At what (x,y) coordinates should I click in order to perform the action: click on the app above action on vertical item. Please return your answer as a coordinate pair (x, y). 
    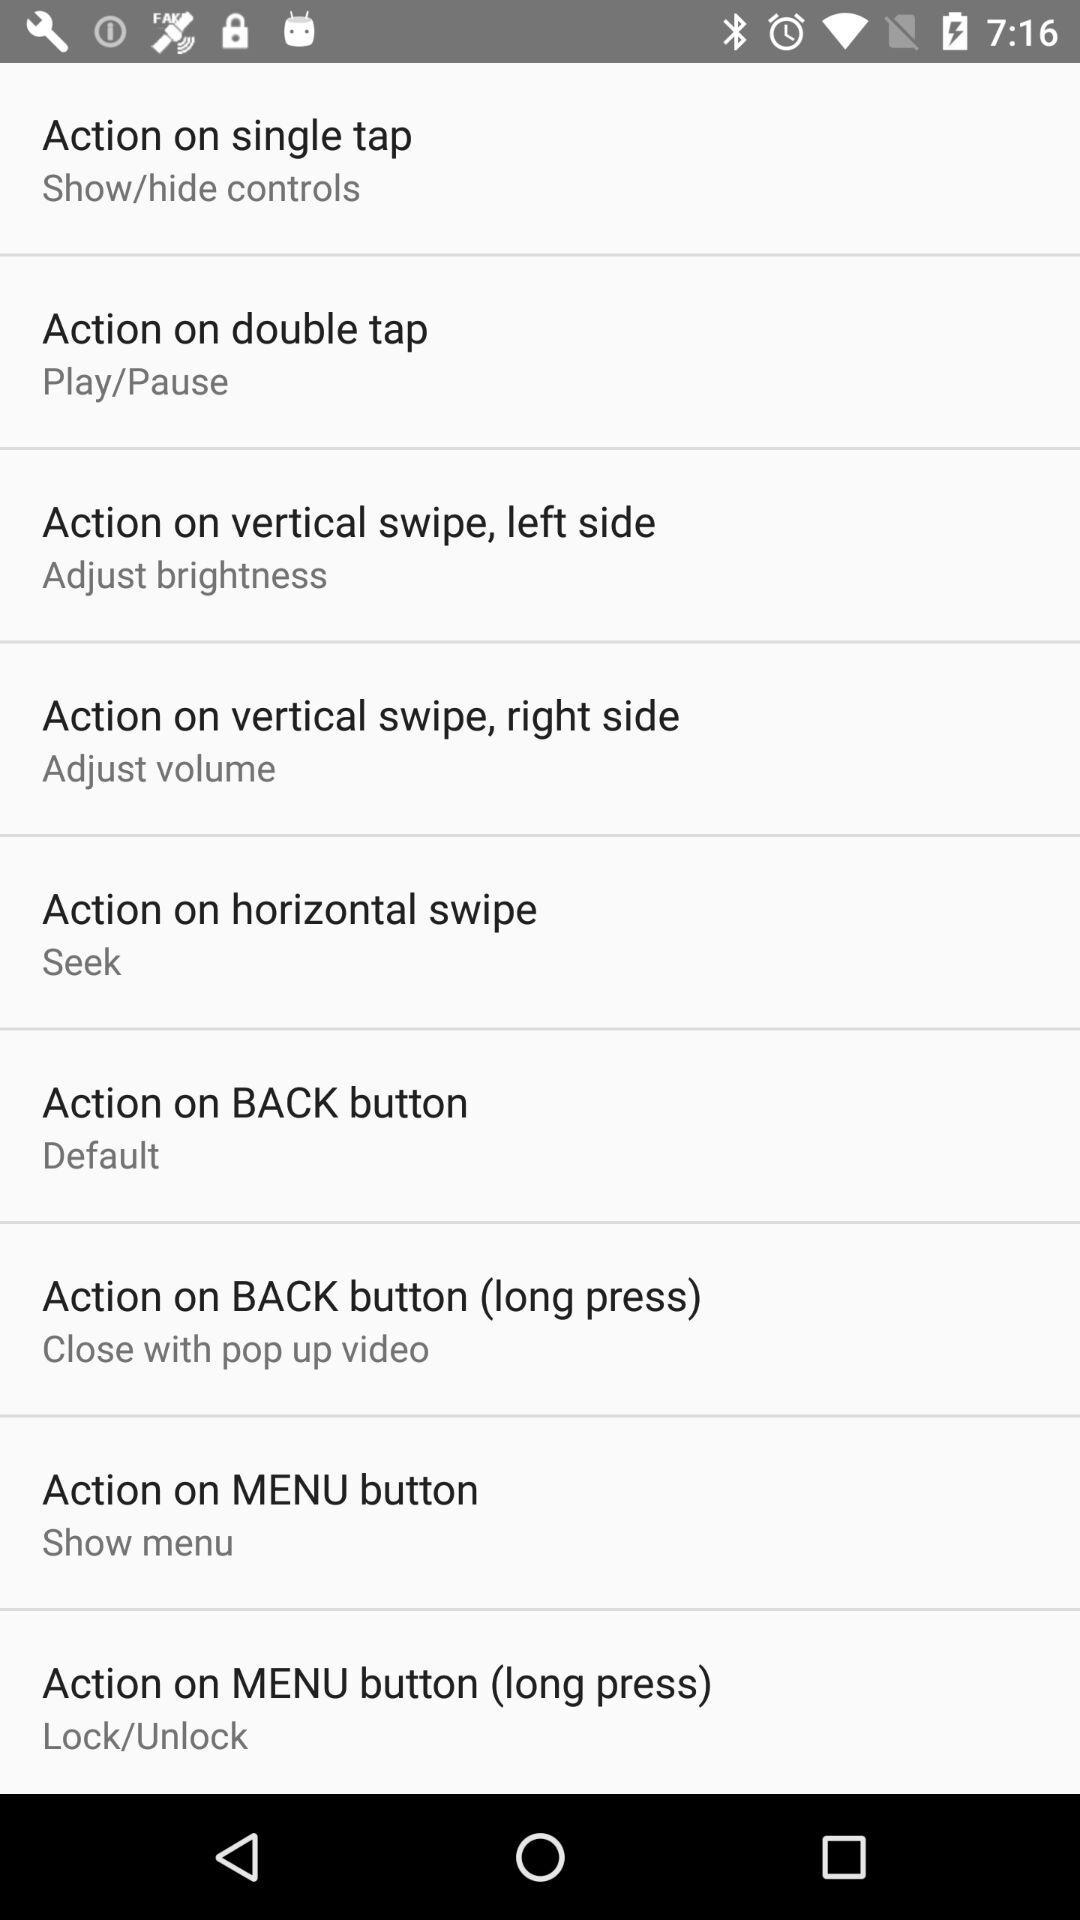
    Looking at the image, I should click on (184, 572).